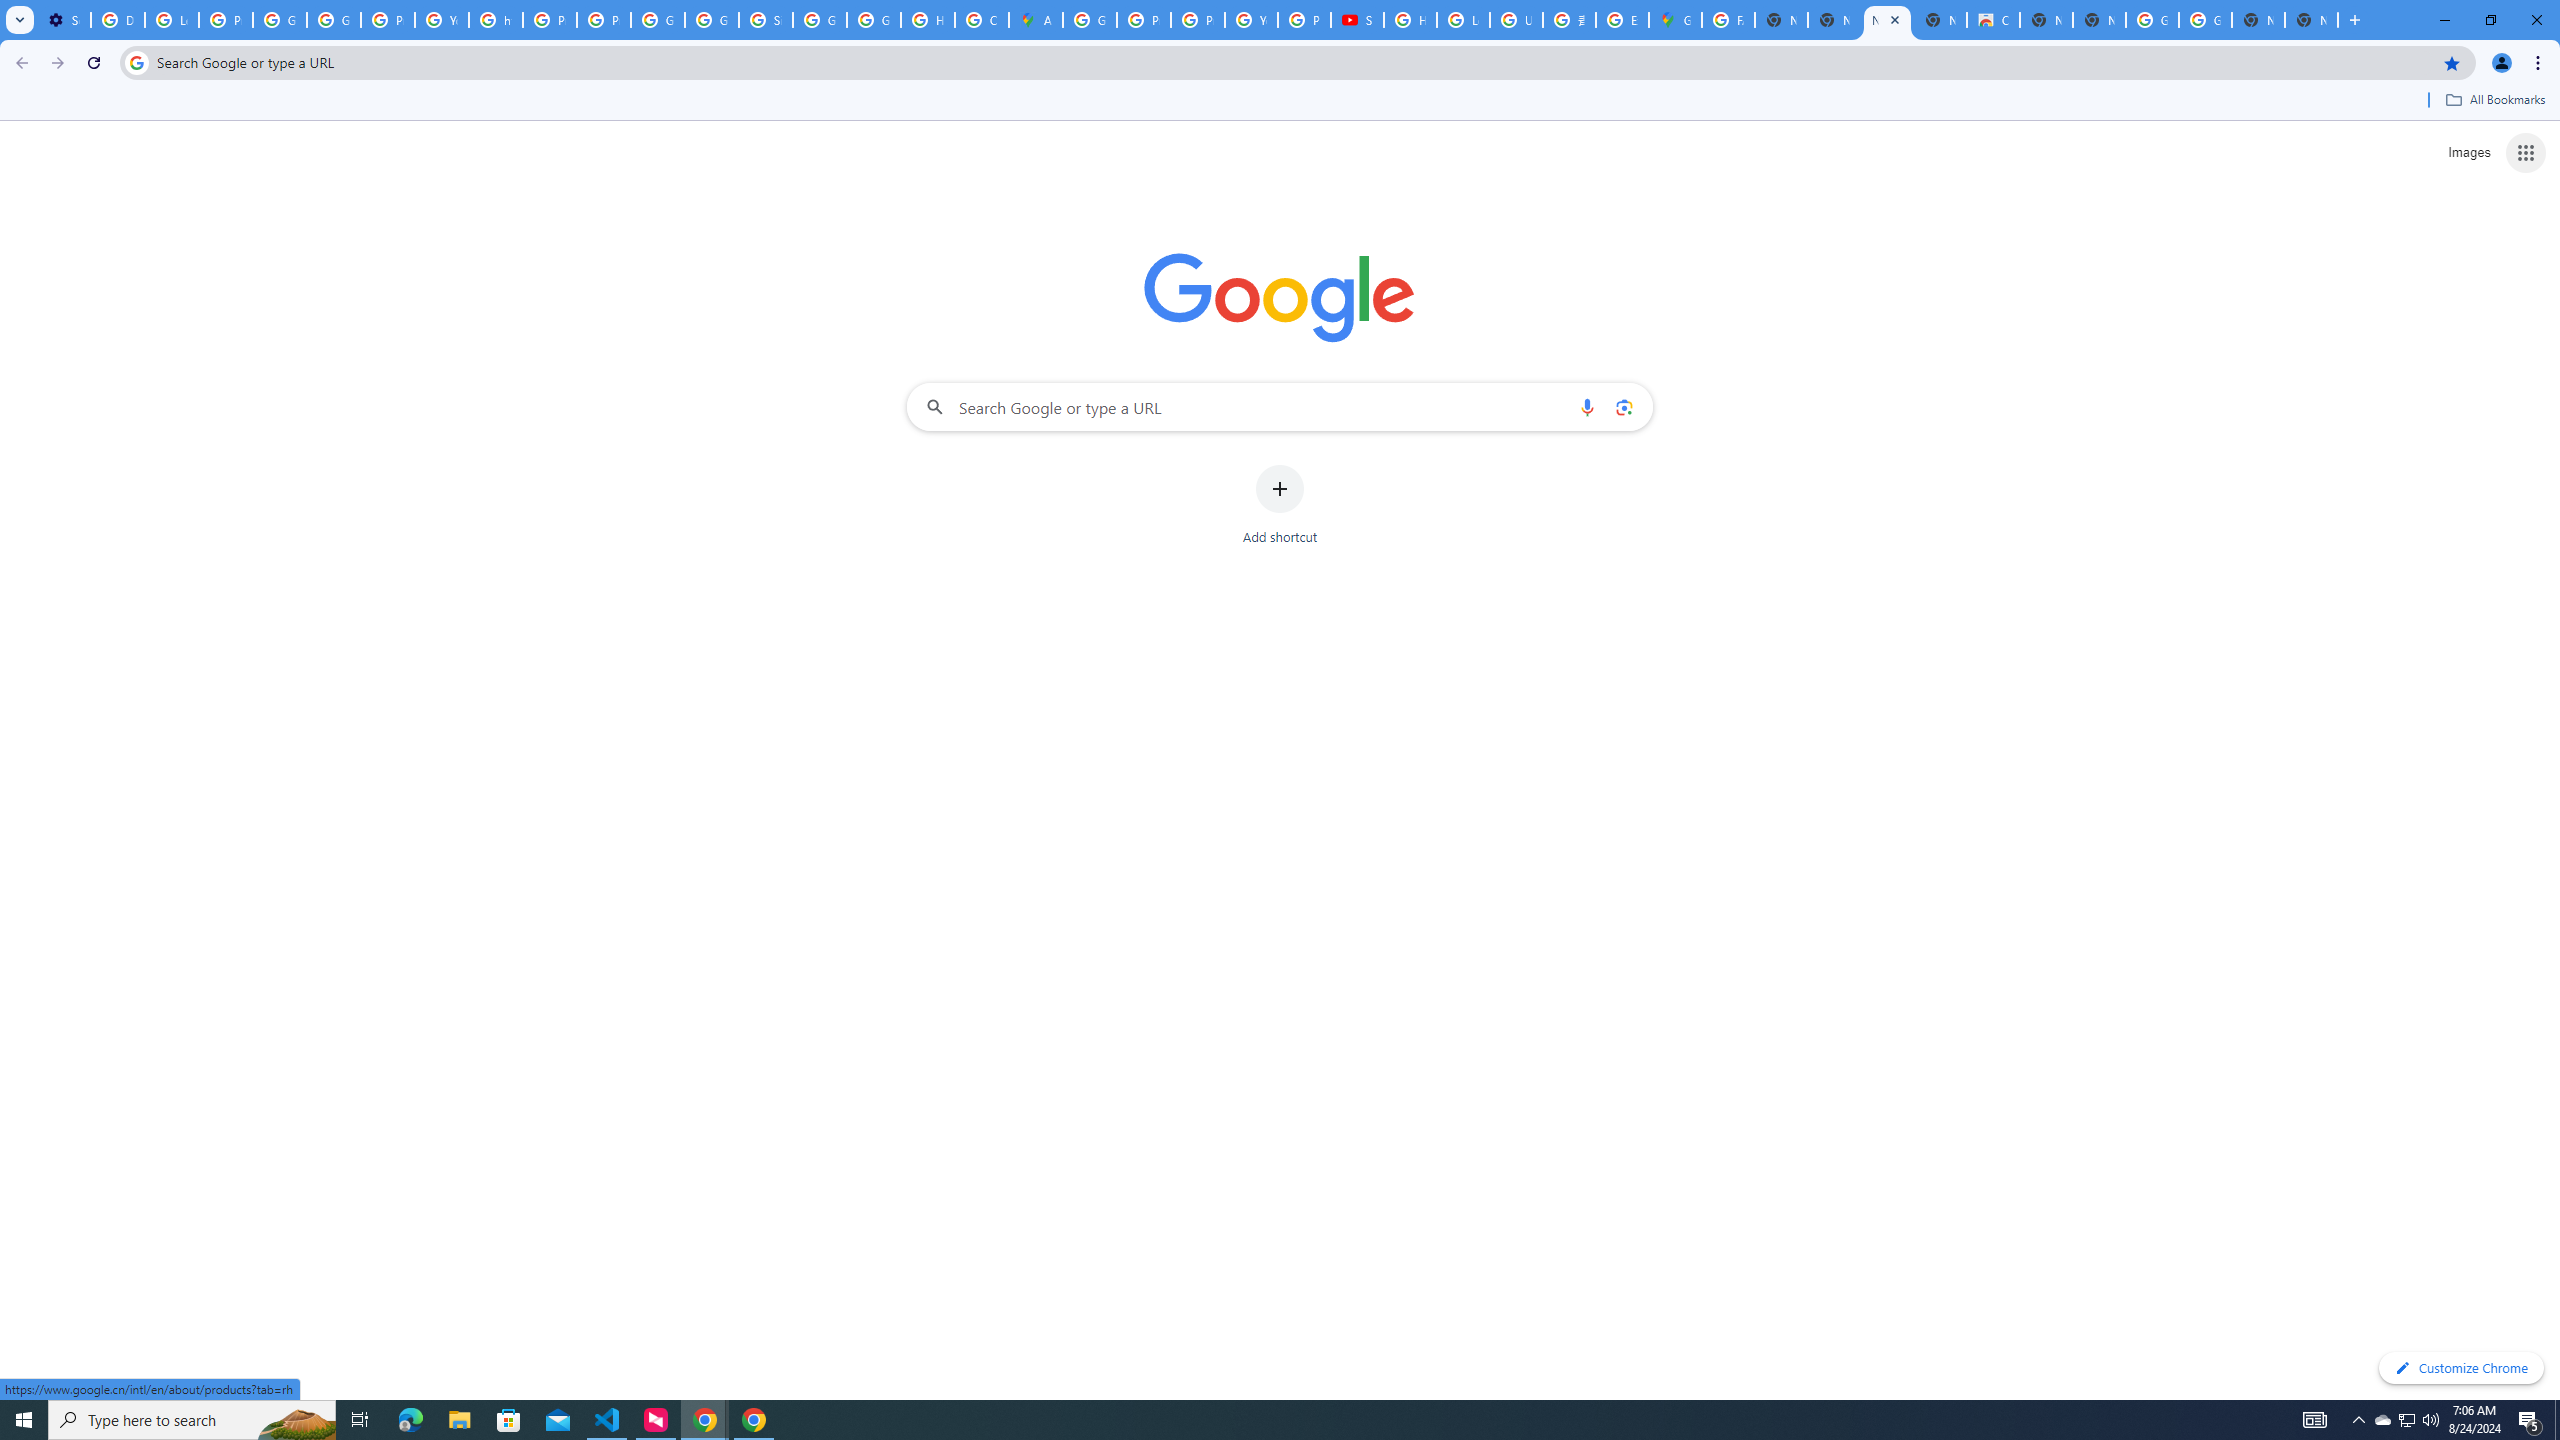 The width and height of the screenshot is (2560, 1440). What do you see at coordinates (2311, 19) in the screenshot?
I see `'New Tab'` at bounding box center [2311, 19].